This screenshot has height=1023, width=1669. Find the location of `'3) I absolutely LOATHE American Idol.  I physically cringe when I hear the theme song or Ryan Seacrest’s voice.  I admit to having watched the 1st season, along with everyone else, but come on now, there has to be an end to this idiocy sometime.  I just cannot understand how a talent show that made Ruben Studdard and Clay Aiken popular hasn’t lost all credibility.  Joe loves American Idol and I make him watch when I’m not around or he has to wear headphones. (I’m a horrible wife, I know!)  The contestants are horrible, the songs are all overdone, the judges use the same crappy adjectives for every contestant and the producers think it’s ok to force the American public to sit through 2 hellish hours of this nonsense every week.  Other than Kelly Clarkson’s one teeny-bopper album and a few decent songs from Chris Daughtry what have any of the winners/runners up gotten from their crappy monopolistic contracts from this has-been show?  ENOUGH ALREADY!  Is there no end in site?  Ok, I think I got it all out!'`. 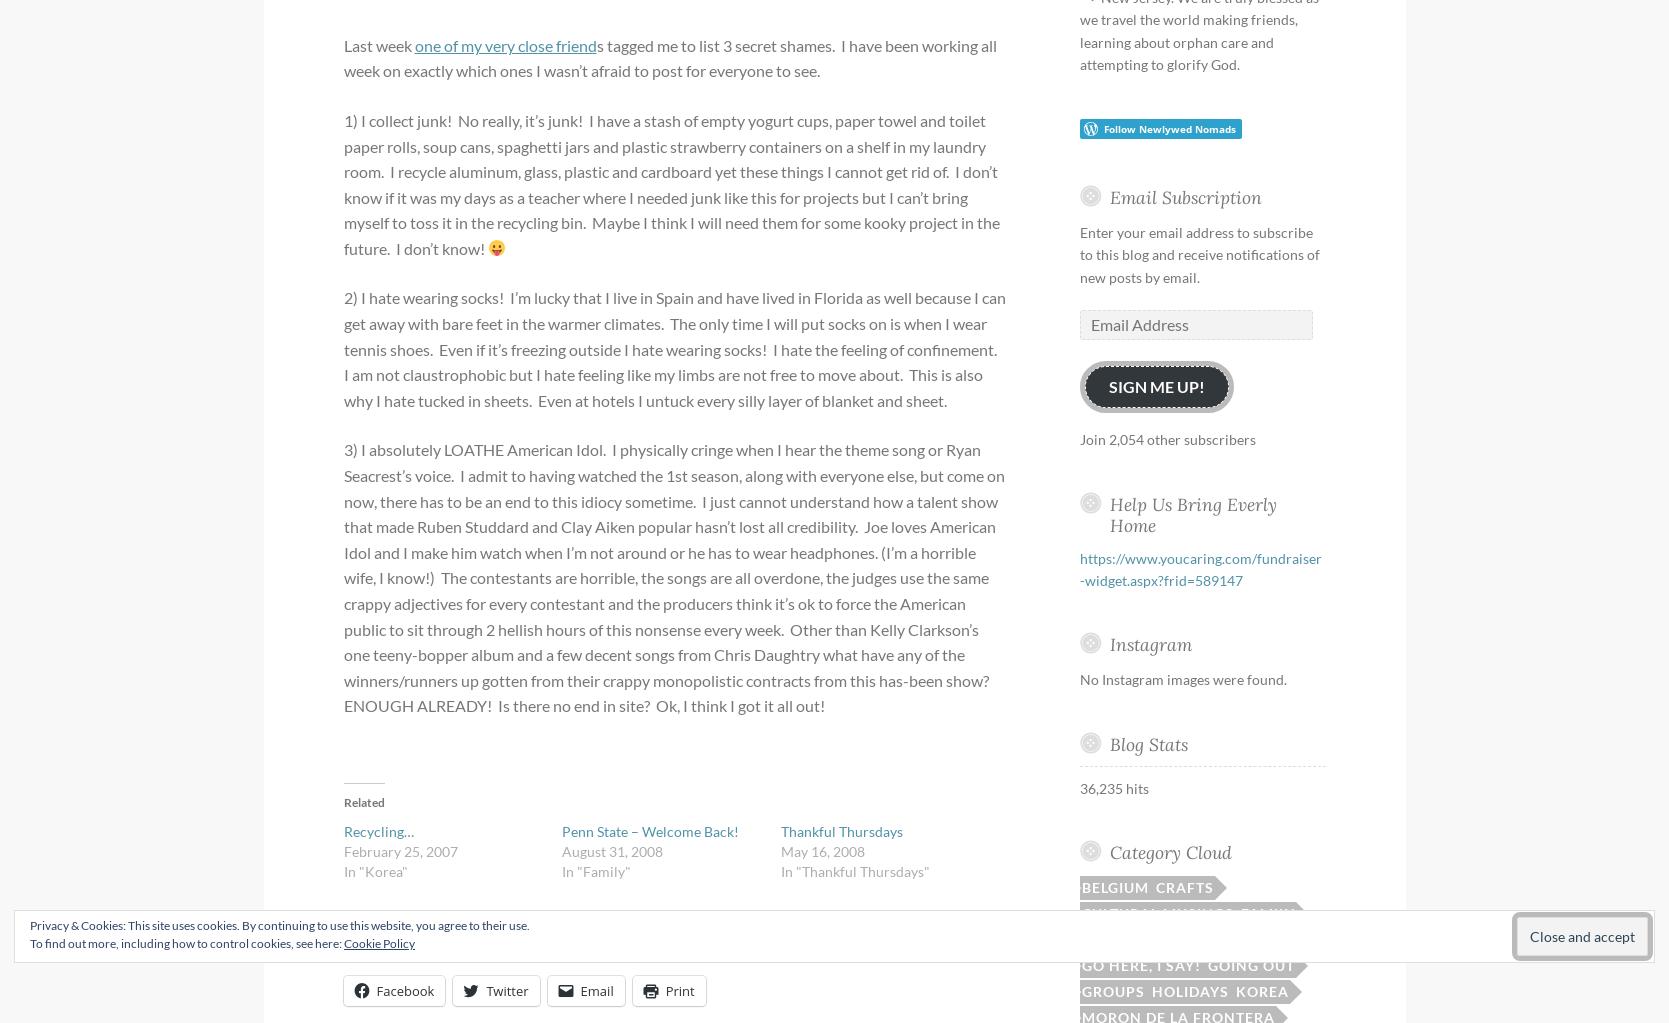

'3) I absolutely LOATHE American Idol.  I physically cringe when I hear the theme song or Ryan Seacrest’s voice.  I admit to having watched the 1st season, along with everyone else, but come on now, there has to be an end to this idiocy sometime.  I just cannot understand how a talent show that made Ruben Studdard and Clay Aiken popular hasn’t lost all credibility.  Joe loves American Idol and I make him watch when I’m not around or he has to wear headphones. (I’m a horrible wife, I know!)  The contestants are horrible, the songs are all overdone, the judges use the same crappy adjectives for every contestant and the producers think it’s ok to force the American public to sit through 2 hellish hours of this nonsense every week.  Other than Kelly Clarkson’s one teeny-bopper album and a few decent songs from Chris Daughtry what have any of the winners/runners up gotten from their crappy monopolistic contracts from this has-been show?  ENOUGH ALREADY!  Is there no end in site?  Ok, I think I got it all out!' is located at coordinates (673, 577).